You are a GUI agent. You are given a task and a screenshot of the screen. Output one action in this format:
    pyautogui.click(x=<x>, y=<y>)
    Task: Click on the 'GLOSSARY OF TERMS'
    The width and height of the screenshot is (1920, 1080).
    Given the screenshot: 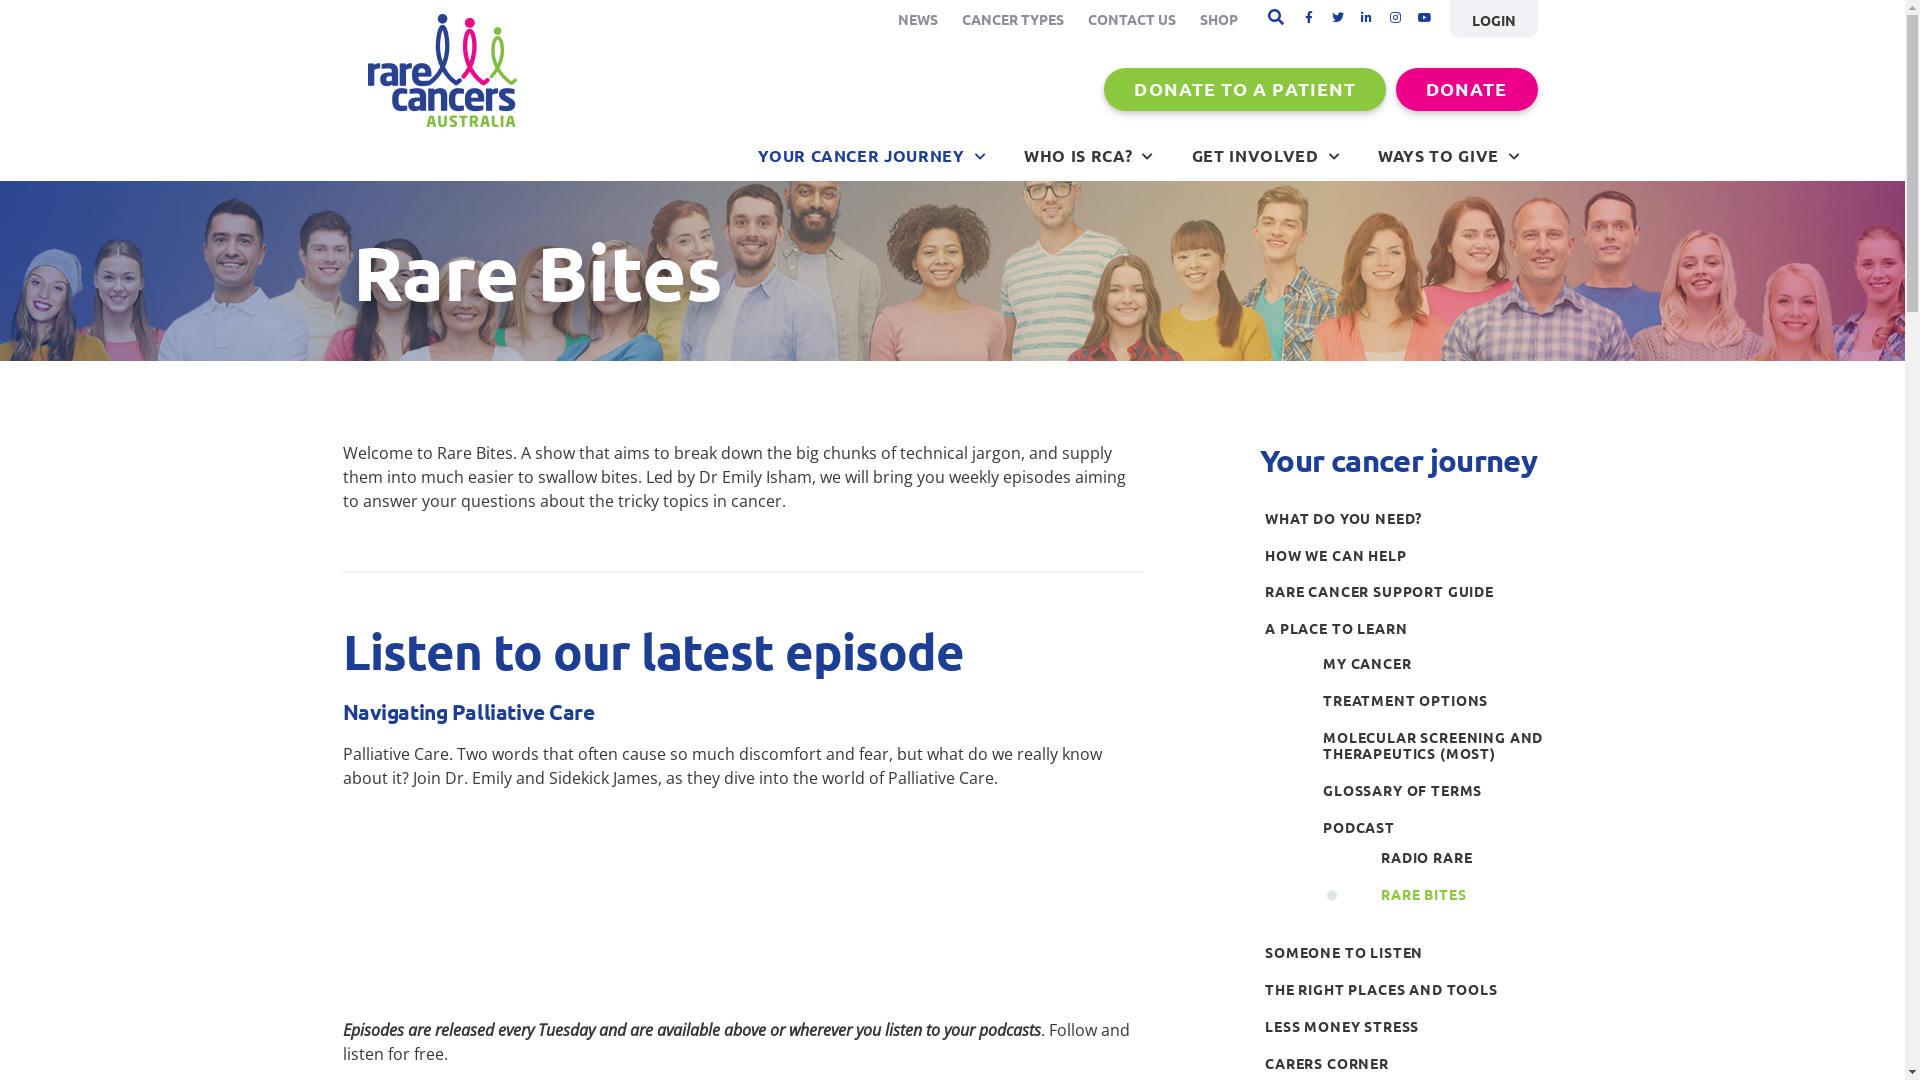 What is the action you would take?
    pyautogui.click(x=1434, y=789)
    